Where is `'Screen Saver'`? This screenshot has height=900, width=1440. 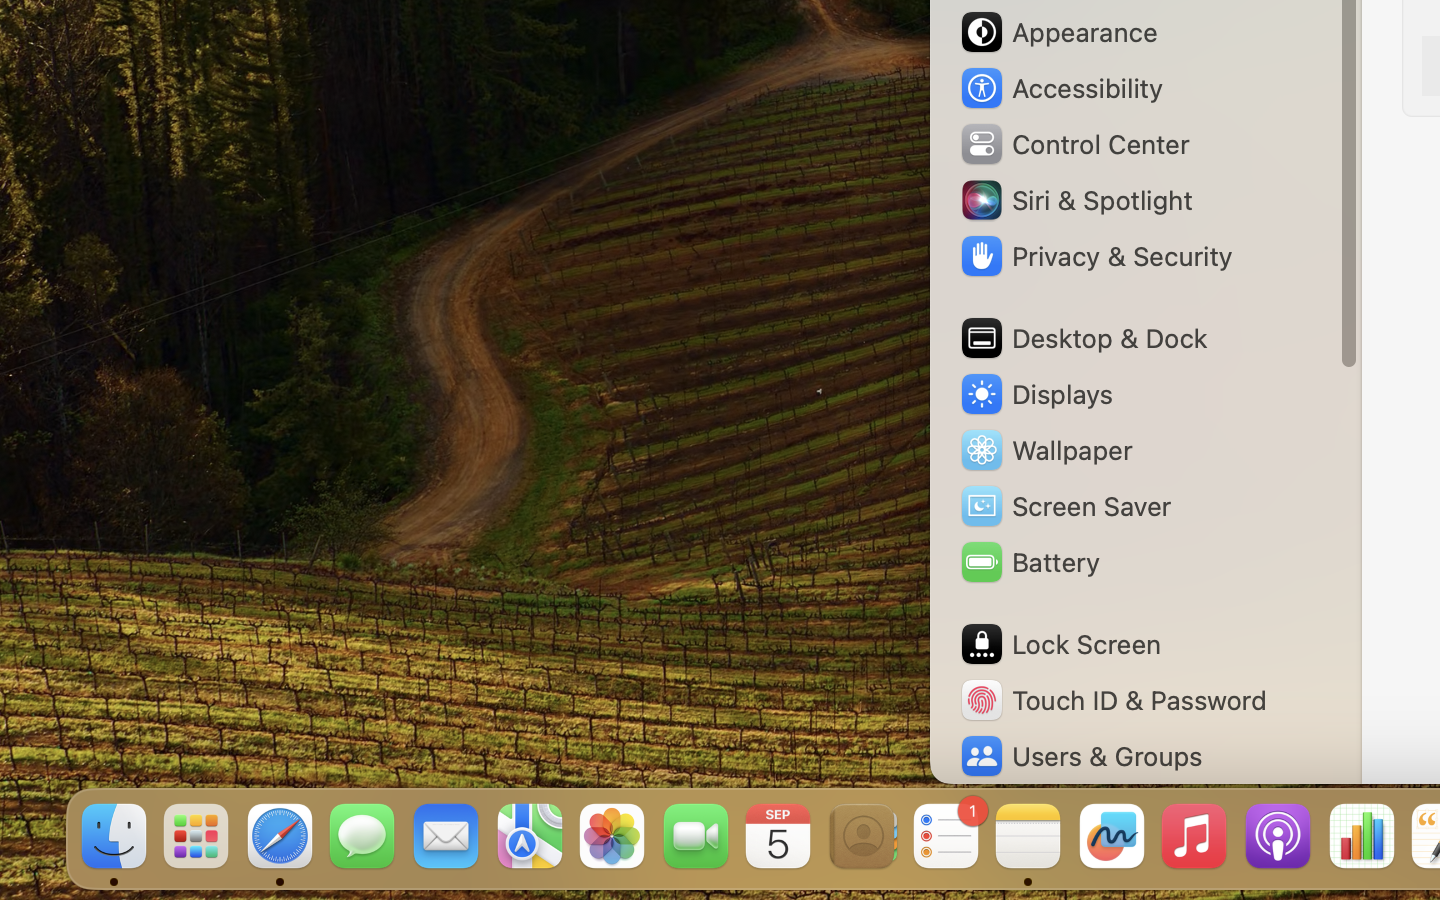 'Screen Saver' is located at coordinates (1065, 504).